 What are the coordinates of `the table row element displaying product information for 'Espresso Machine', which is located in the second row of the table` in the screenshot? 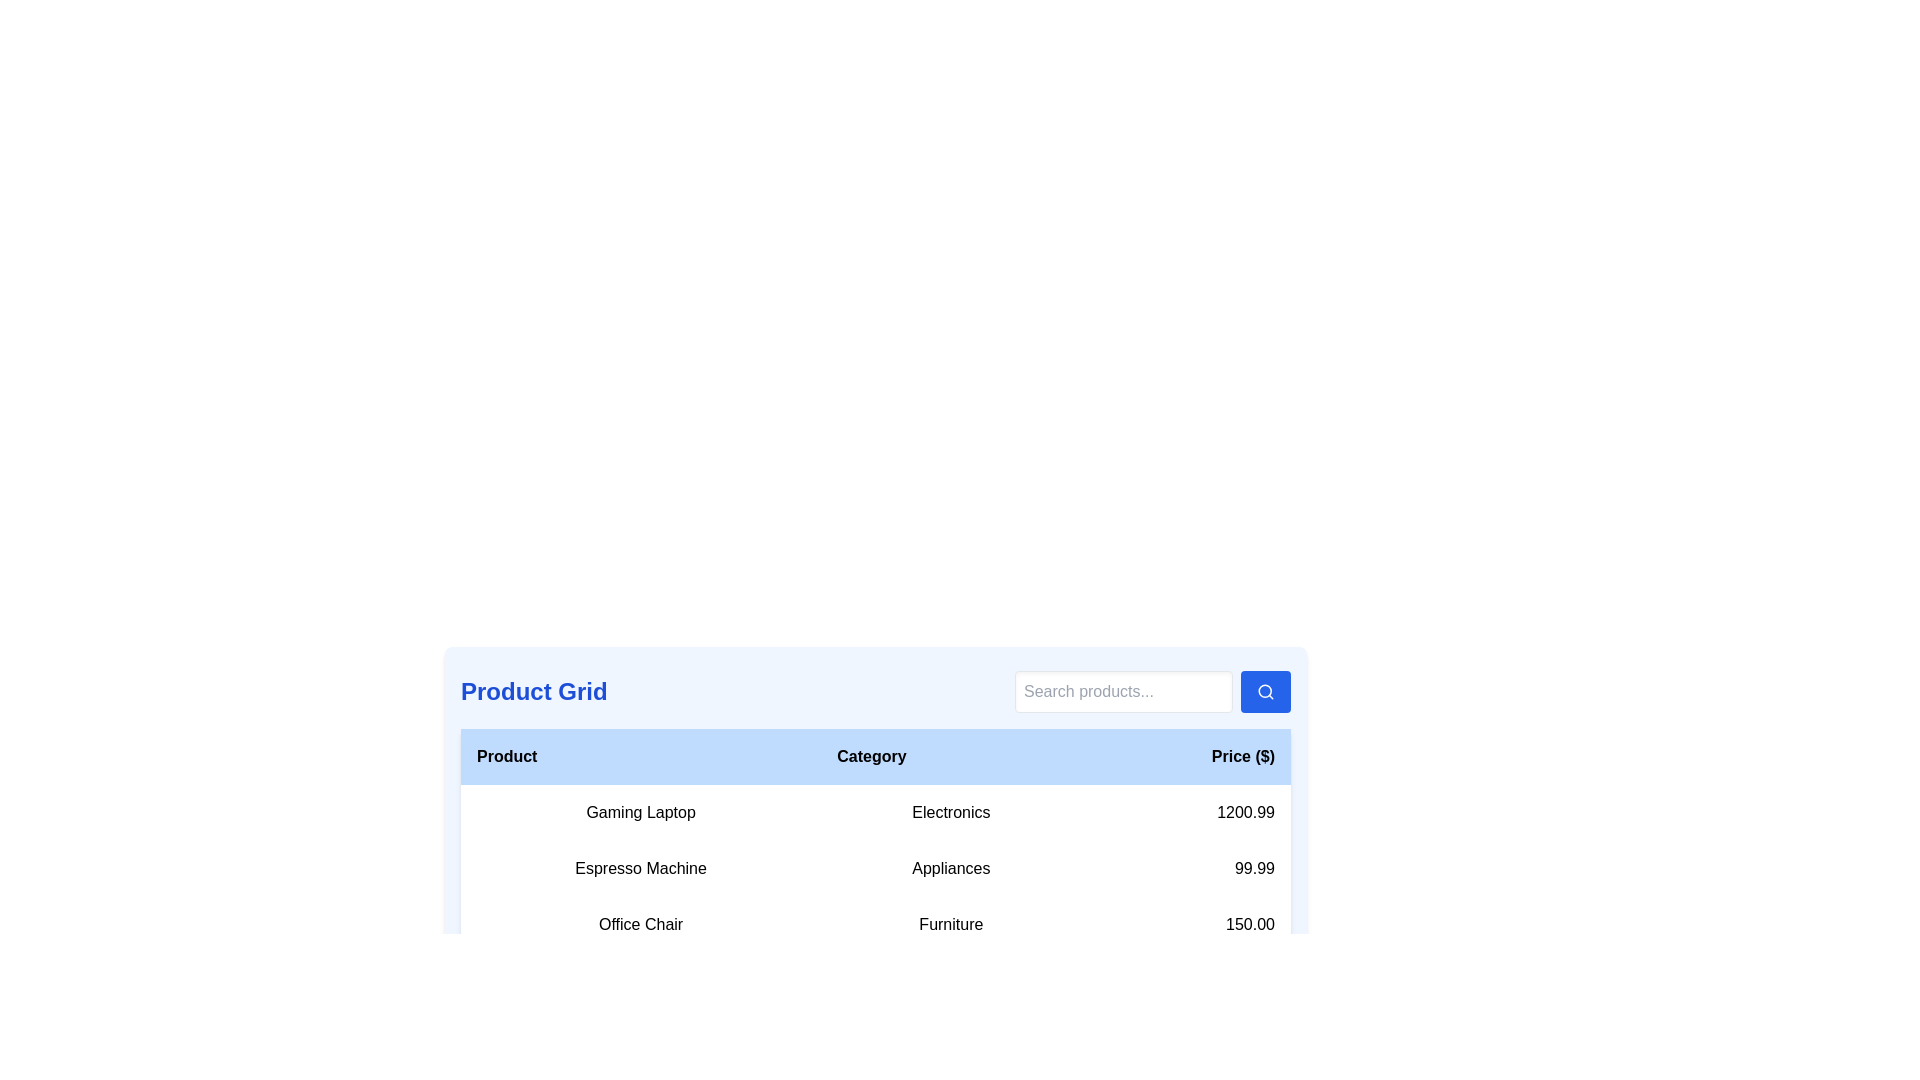 It's located at (875, 867).